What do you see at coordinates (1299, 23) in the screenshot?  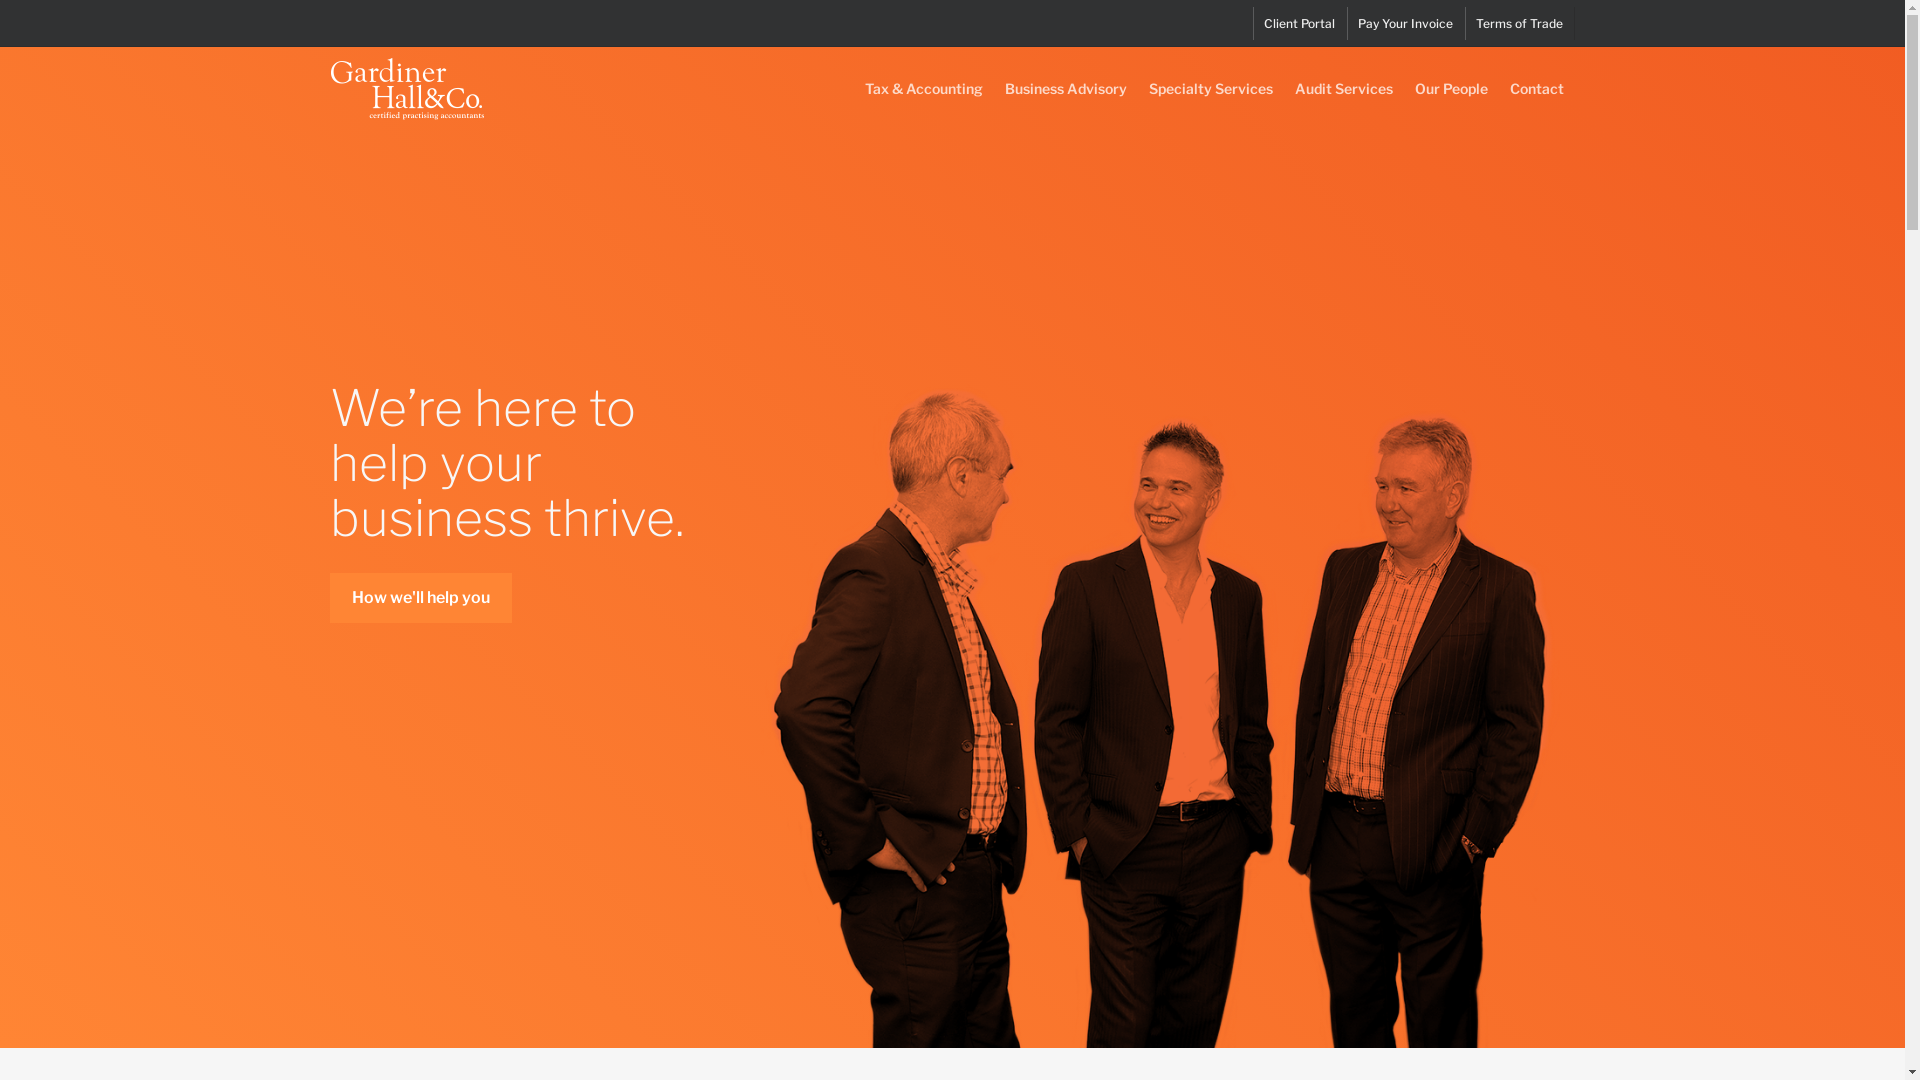 I see `'Client Portal'` at bounding box center [1299, 23].